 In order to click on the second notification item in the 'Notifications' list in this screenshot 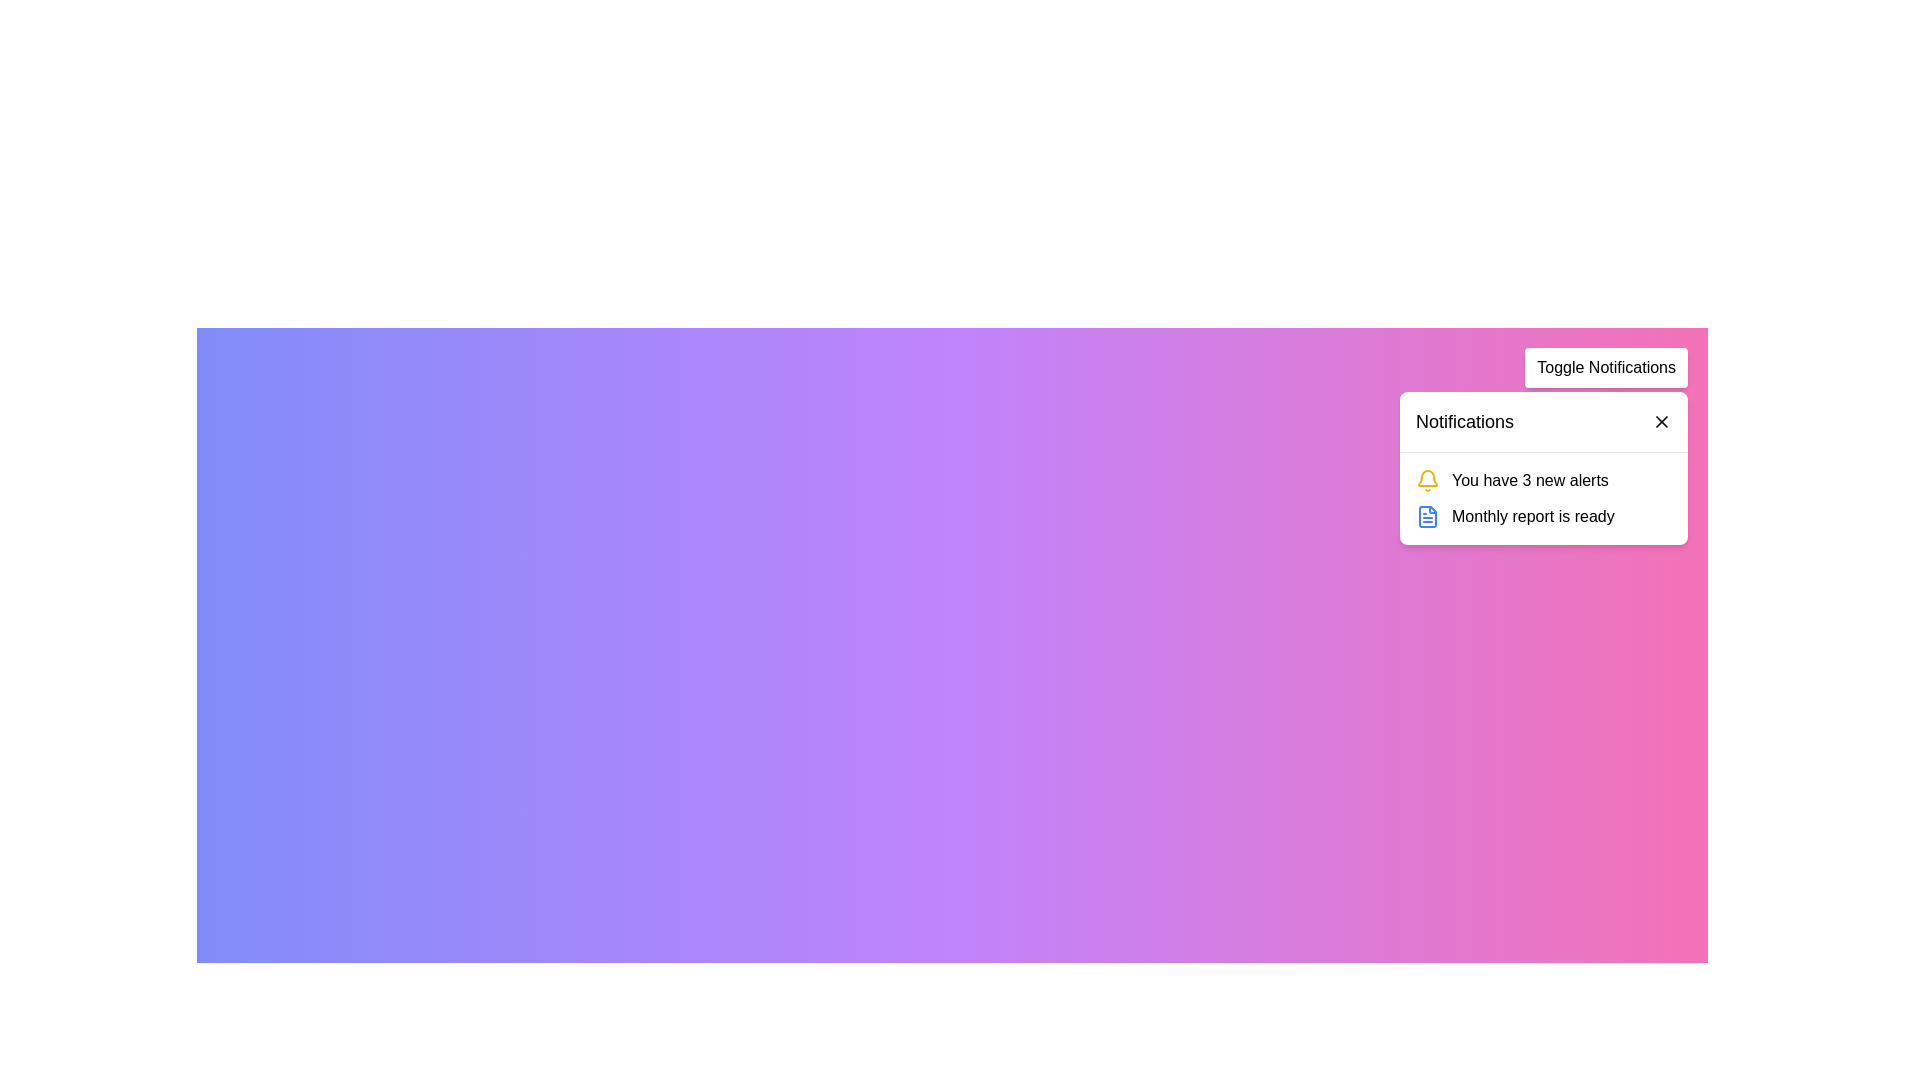, I will do `click(1543, 515)`.